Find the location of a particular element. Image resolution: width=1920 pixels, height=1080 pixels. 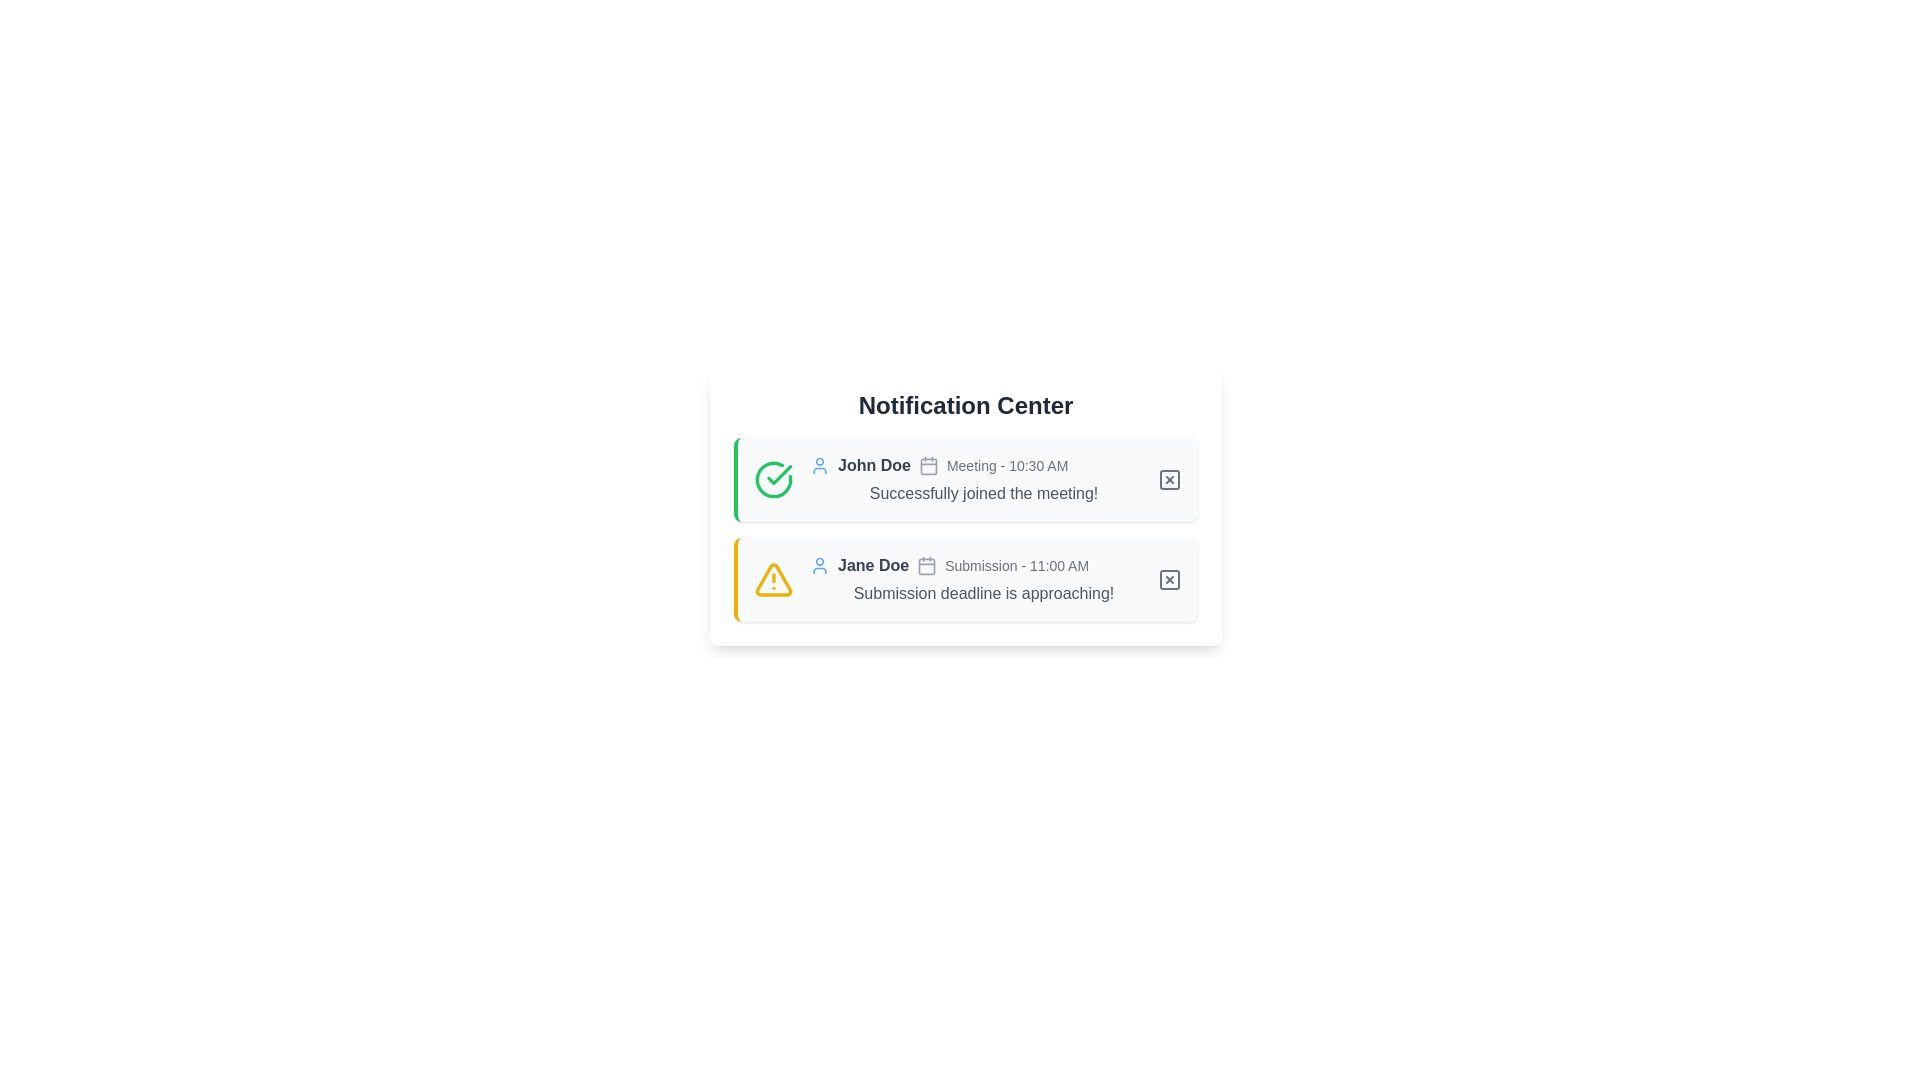

the user SVG icon located at the leftmost position in the first notification entry, adjacent to the name 'John Doe' is located at coordinates (820, 466).